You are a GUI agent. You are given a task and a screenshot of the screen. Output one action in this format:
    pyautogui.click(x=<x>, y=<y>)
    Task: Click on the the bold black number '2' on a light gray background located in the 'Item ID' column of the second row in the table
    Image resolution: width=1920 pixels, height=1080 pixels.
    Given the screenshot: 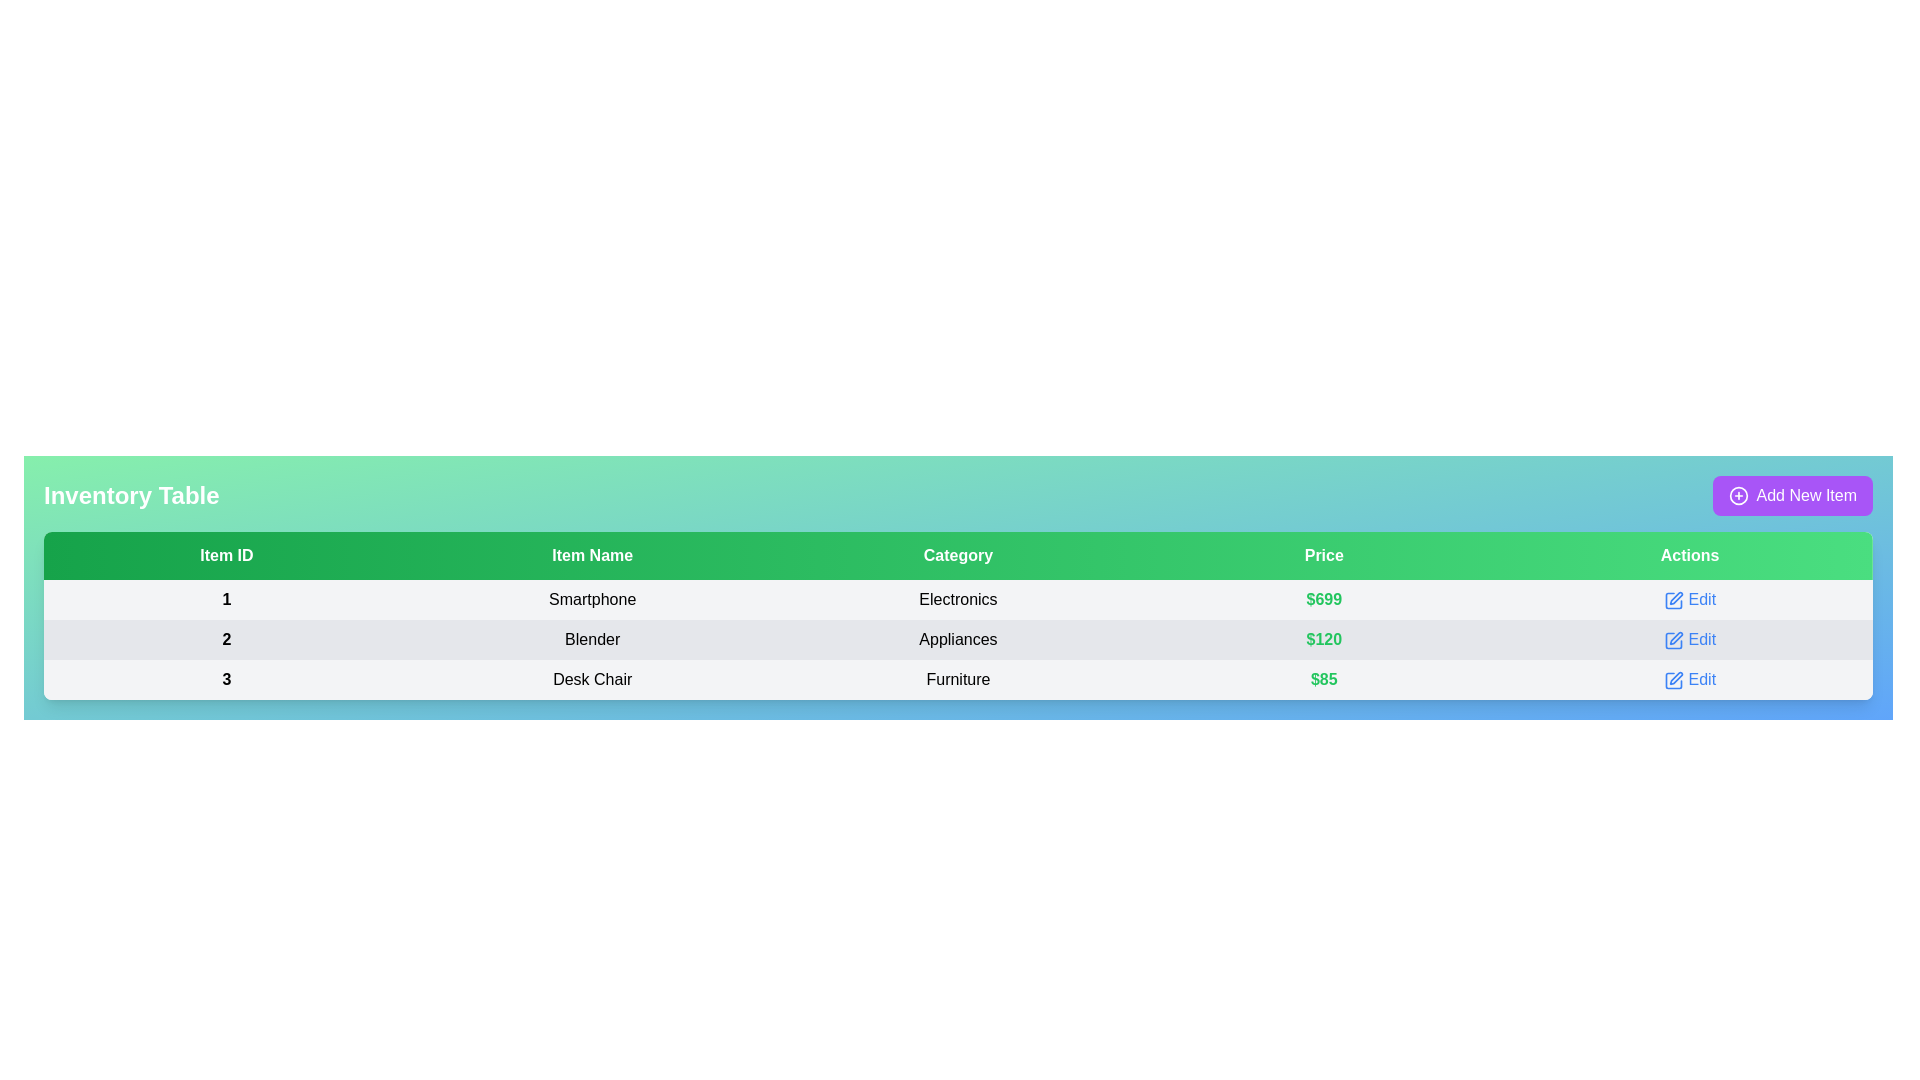 What is the action you would take?
    pyautogui.click(x=226, y=640)
    